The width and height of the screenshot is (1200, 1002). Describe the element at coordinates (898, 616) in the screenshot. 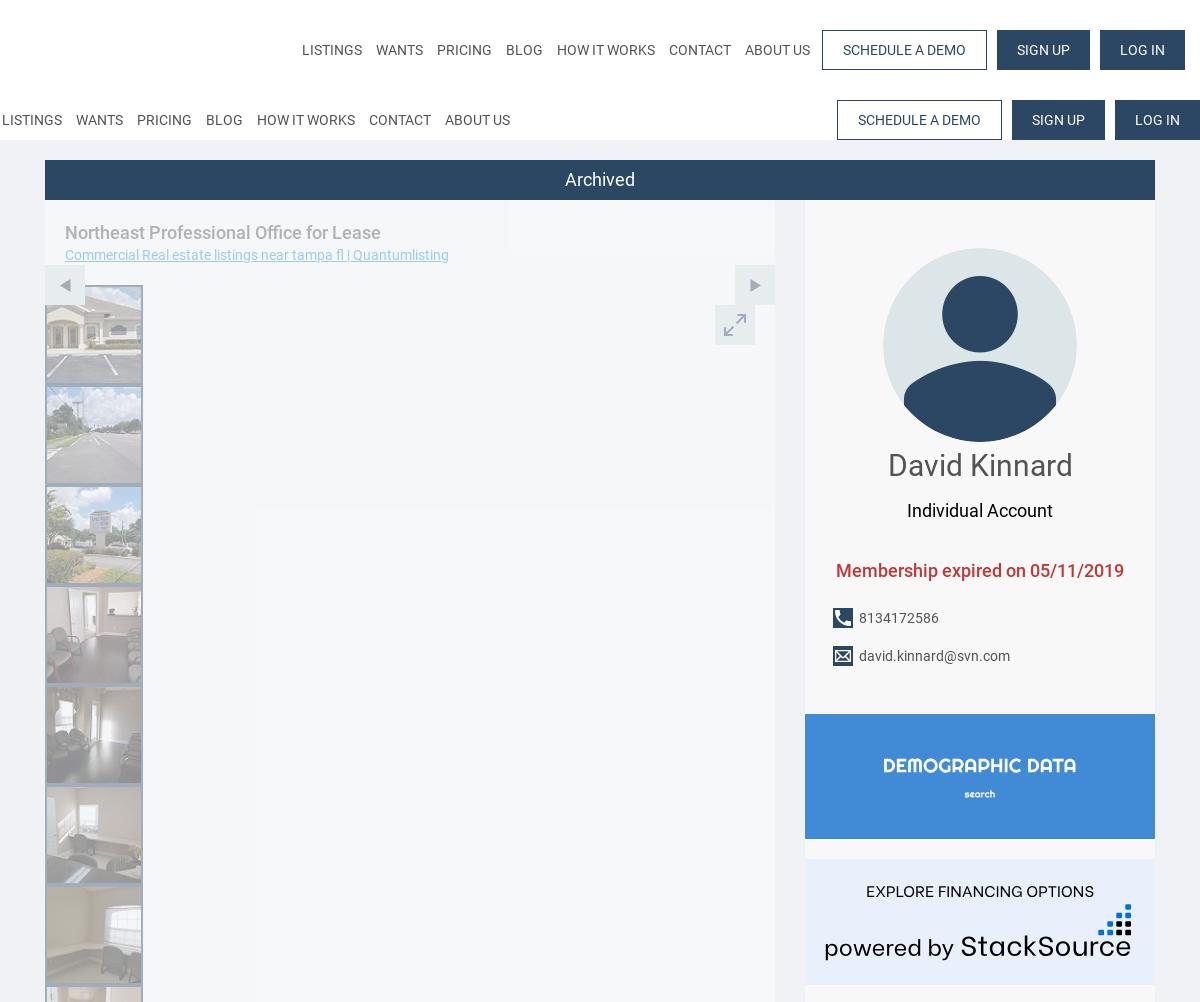

I see `'8134172586'` at that location.